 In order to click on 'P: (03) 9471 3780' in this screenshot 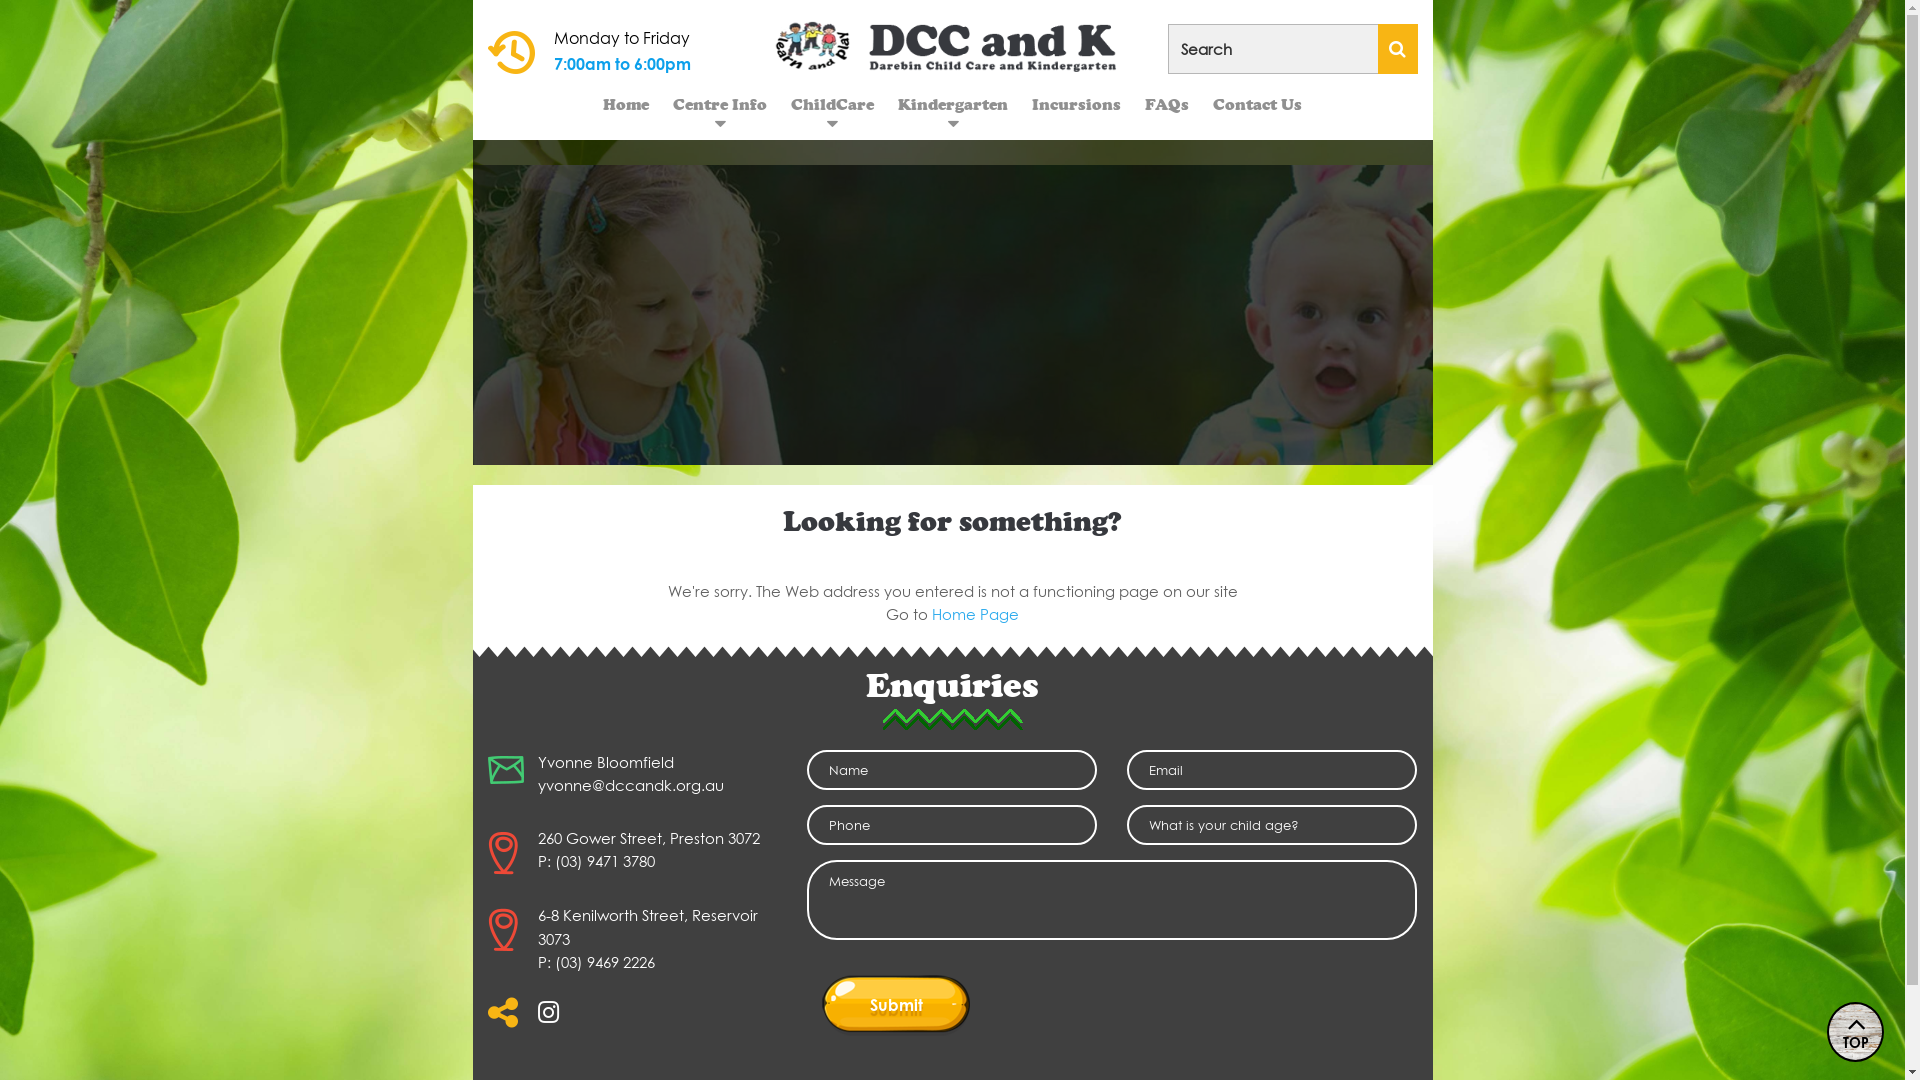, I will do `click(595, 859)`.